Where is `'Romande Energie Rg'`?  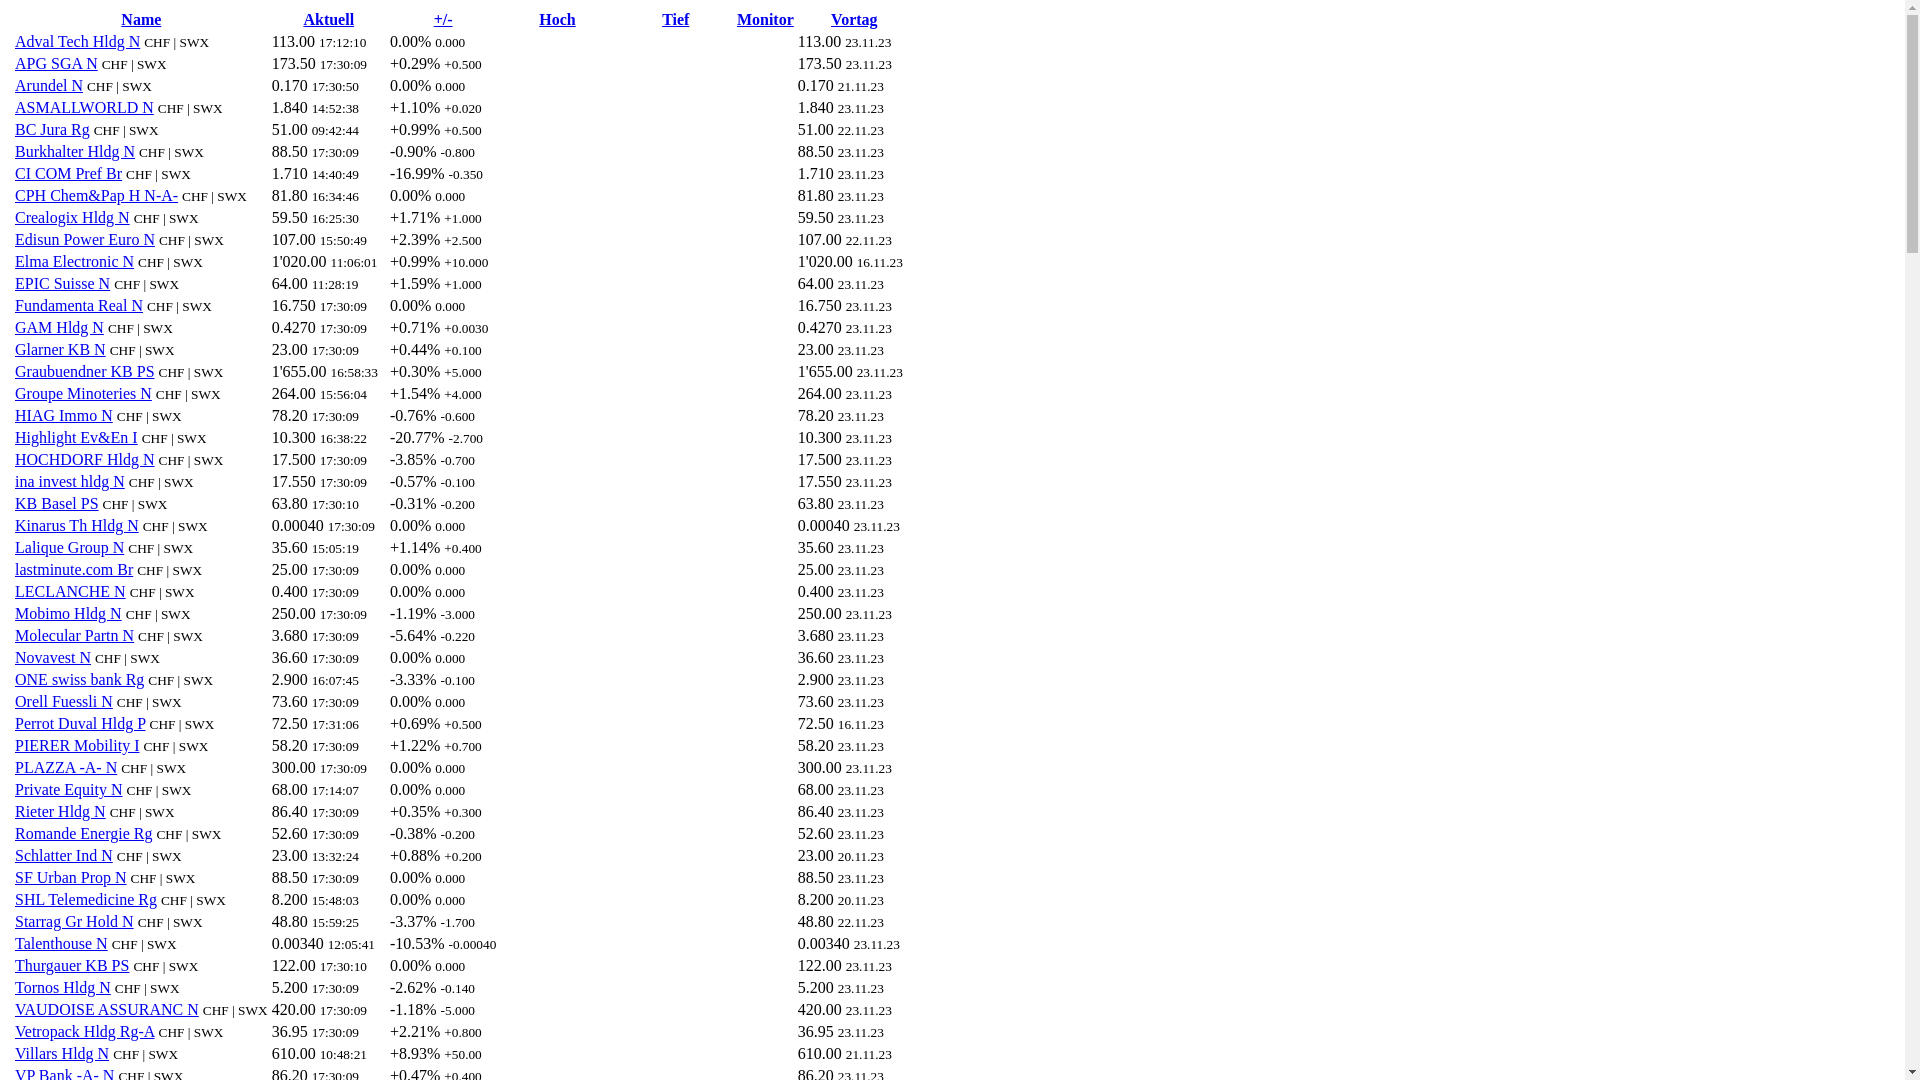 'Romande Energie Rg' is located at coordinates (82, 833).